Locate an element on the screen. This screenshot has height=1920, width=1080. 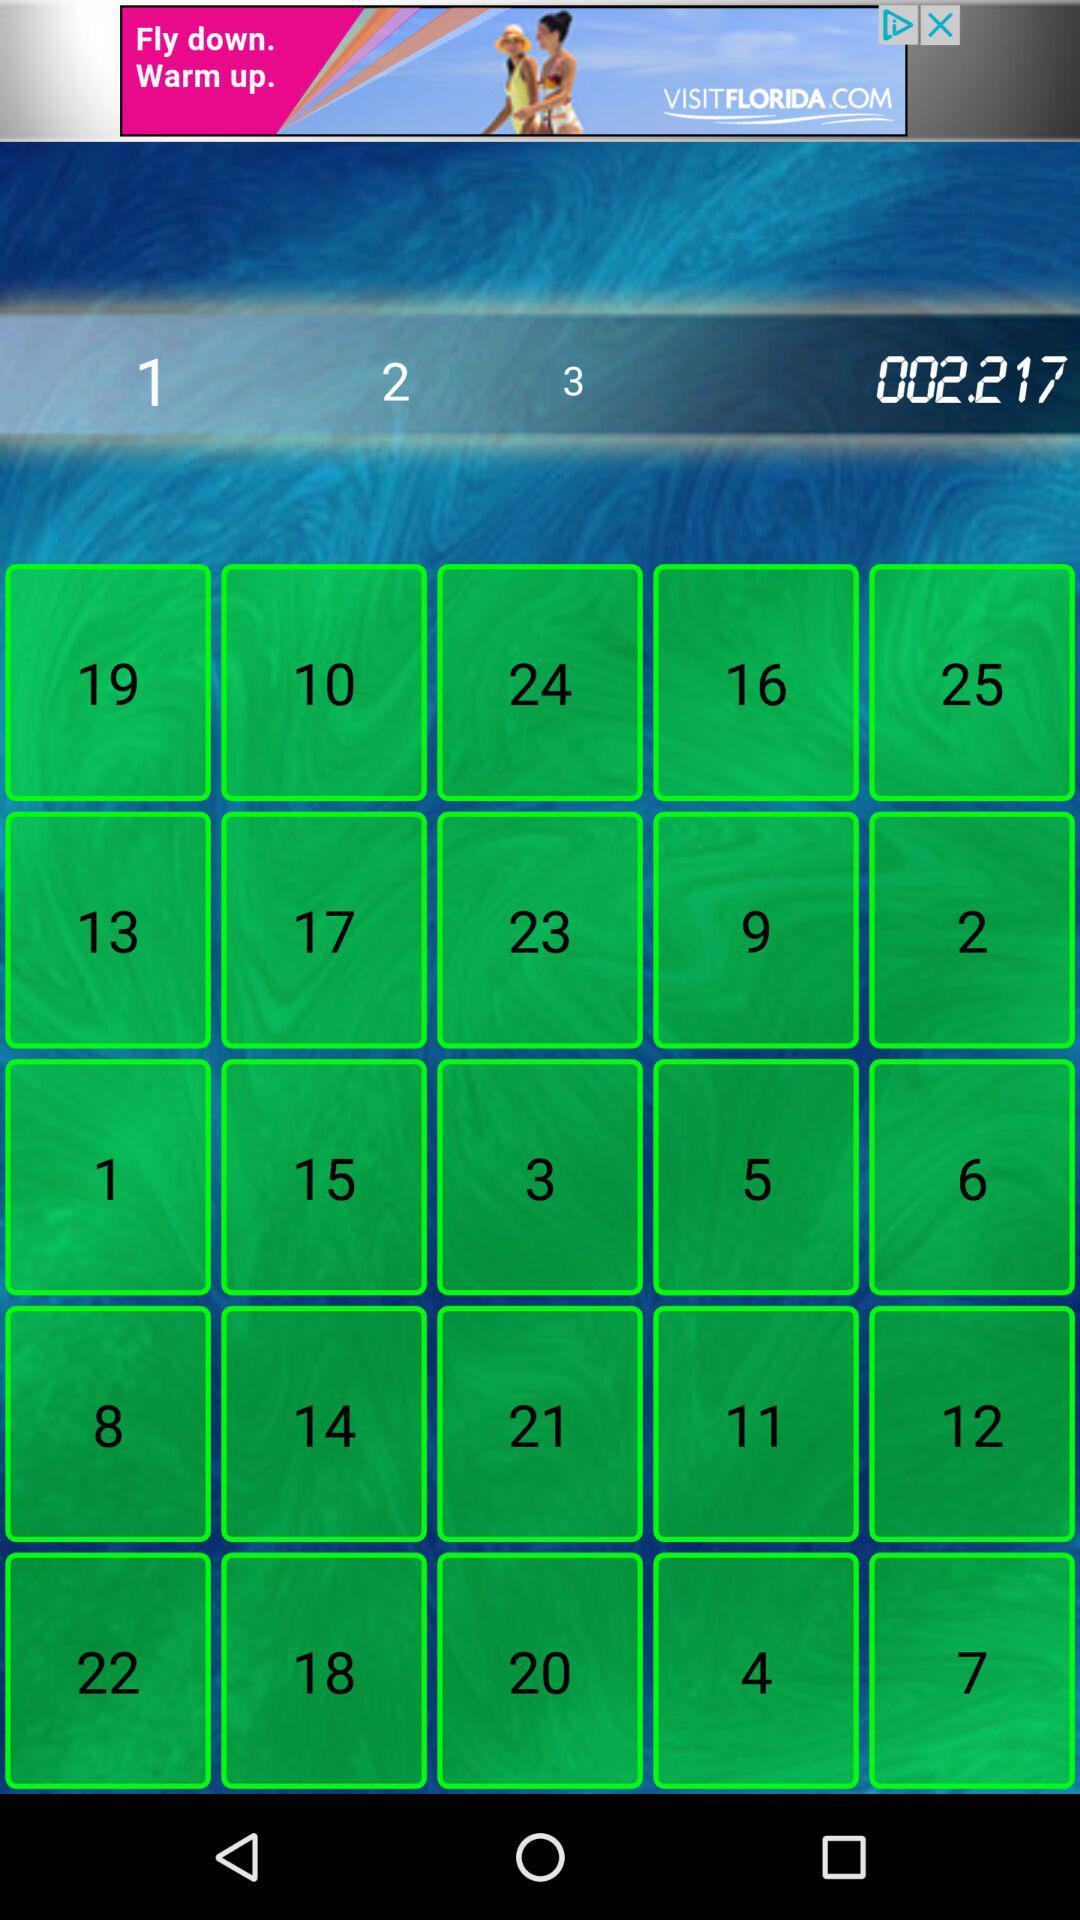
calculater is located at coordinates (540, 70).